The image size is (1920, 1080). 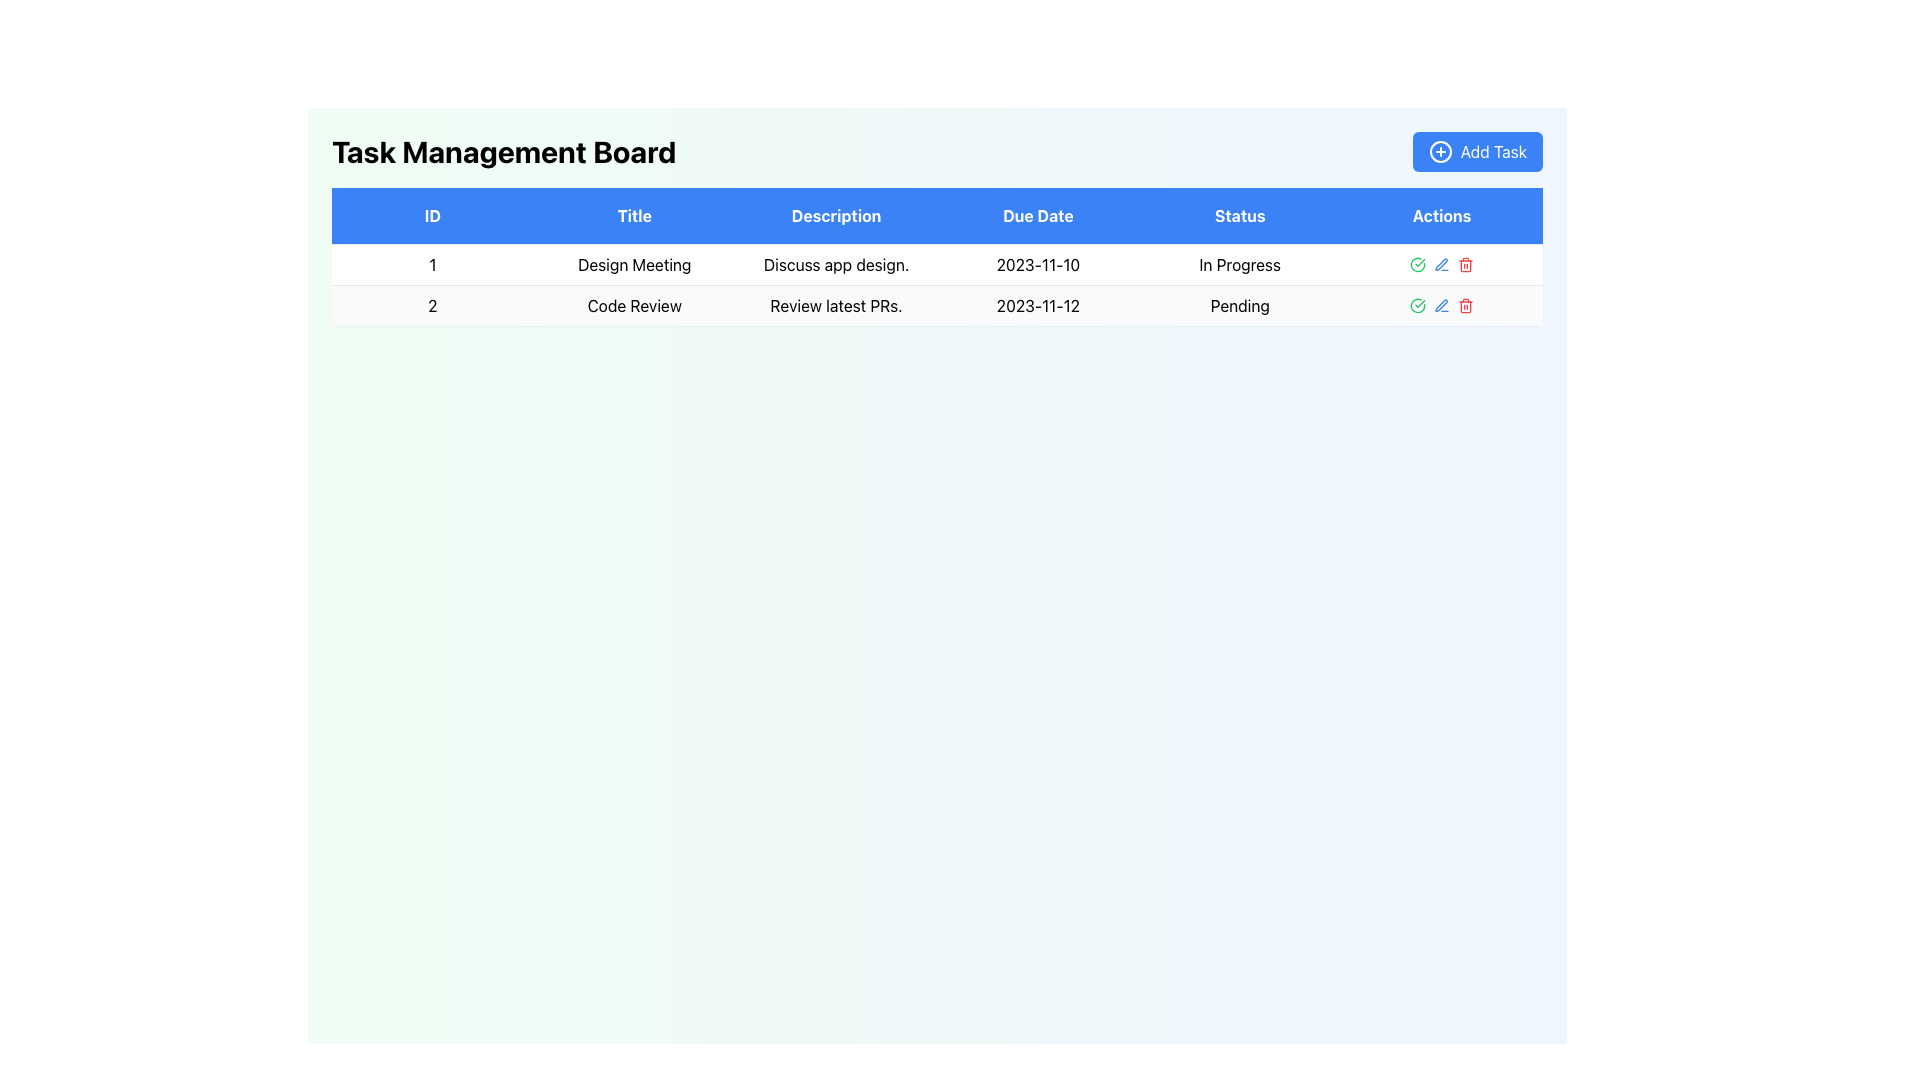 What do you see at coordinates (1239, 264) in the screenshot?
I see `the static text label in the 'Status' column of the first row, which indicates the progress of the 'Design Meeting' task` at bounding box center [1239, 264].